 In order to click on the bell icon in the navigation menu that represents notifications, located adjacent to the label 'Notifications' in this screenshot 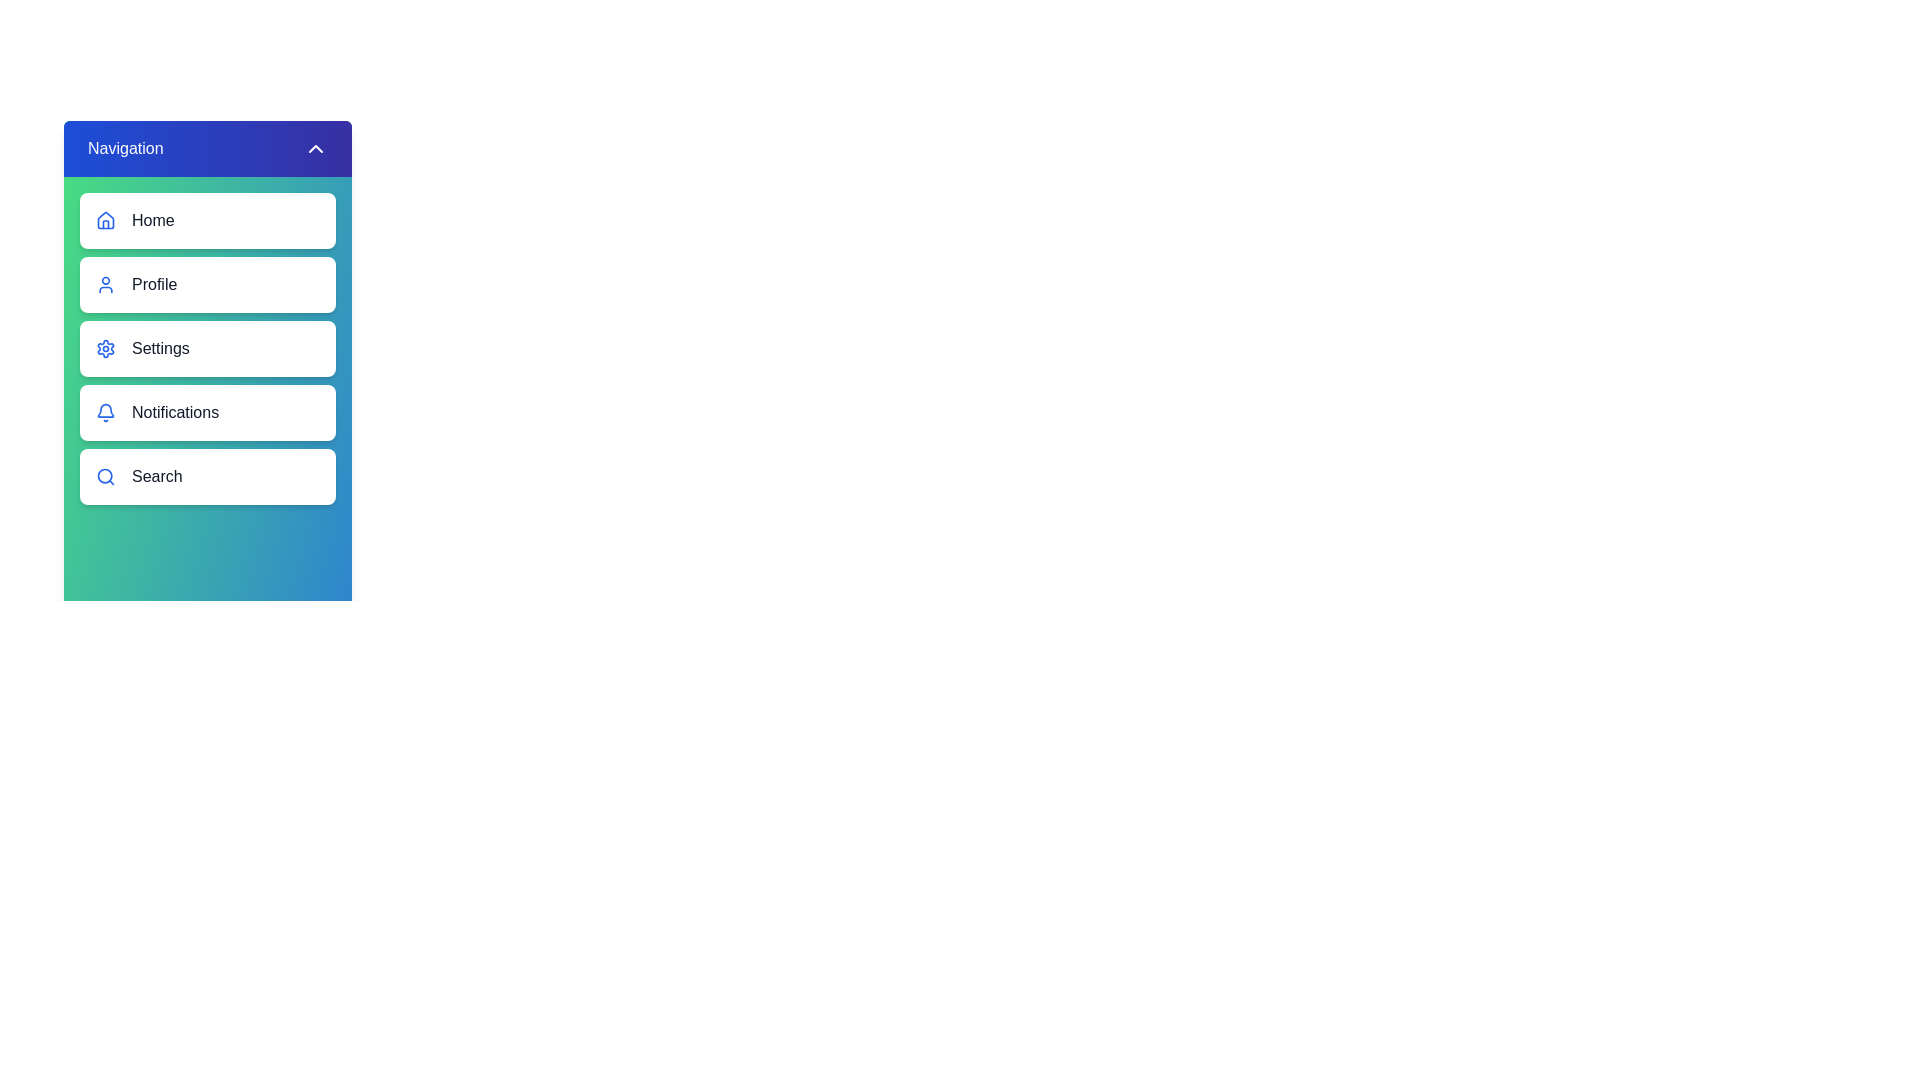, I will do `click(104, 411)`.